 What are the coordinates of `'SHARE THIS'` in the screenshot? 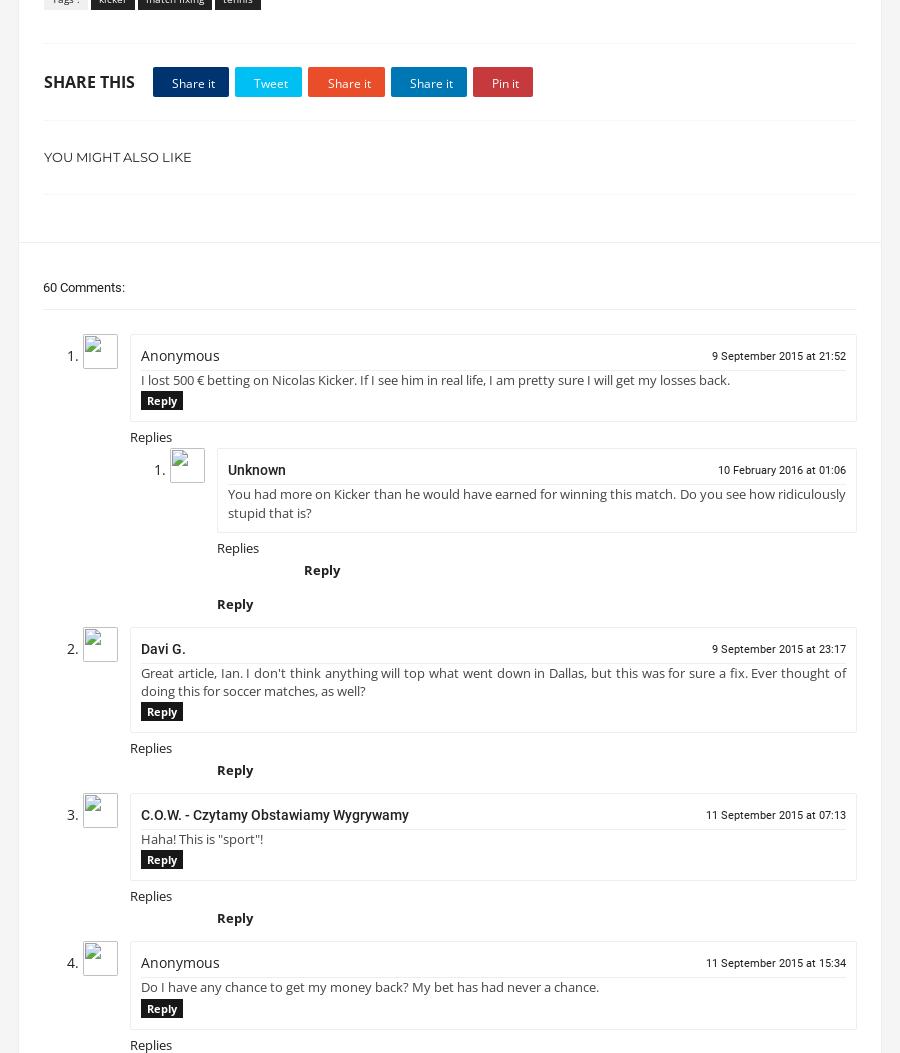 It's located at (88, 89).